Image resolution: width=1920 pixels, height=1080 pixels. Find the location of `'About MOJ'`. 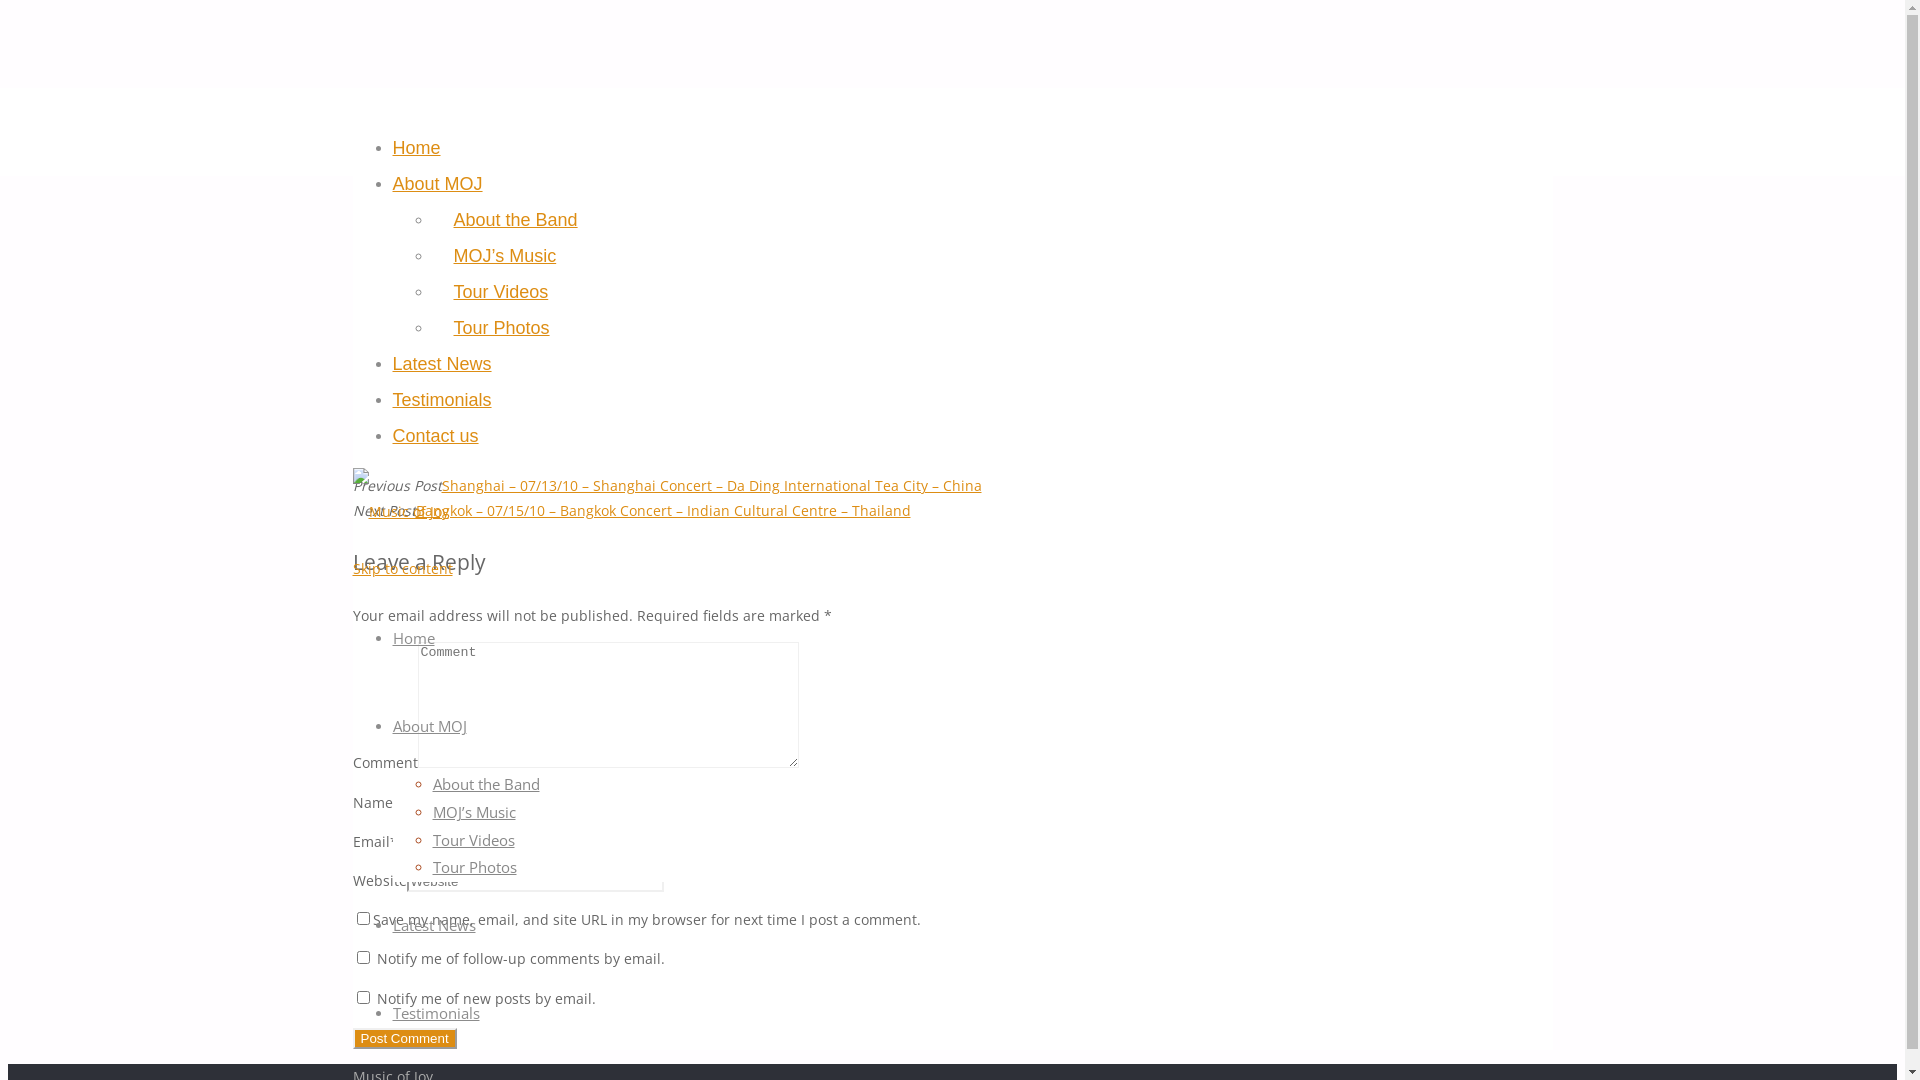

'About MOJ' is located at coordinates (435, 184).